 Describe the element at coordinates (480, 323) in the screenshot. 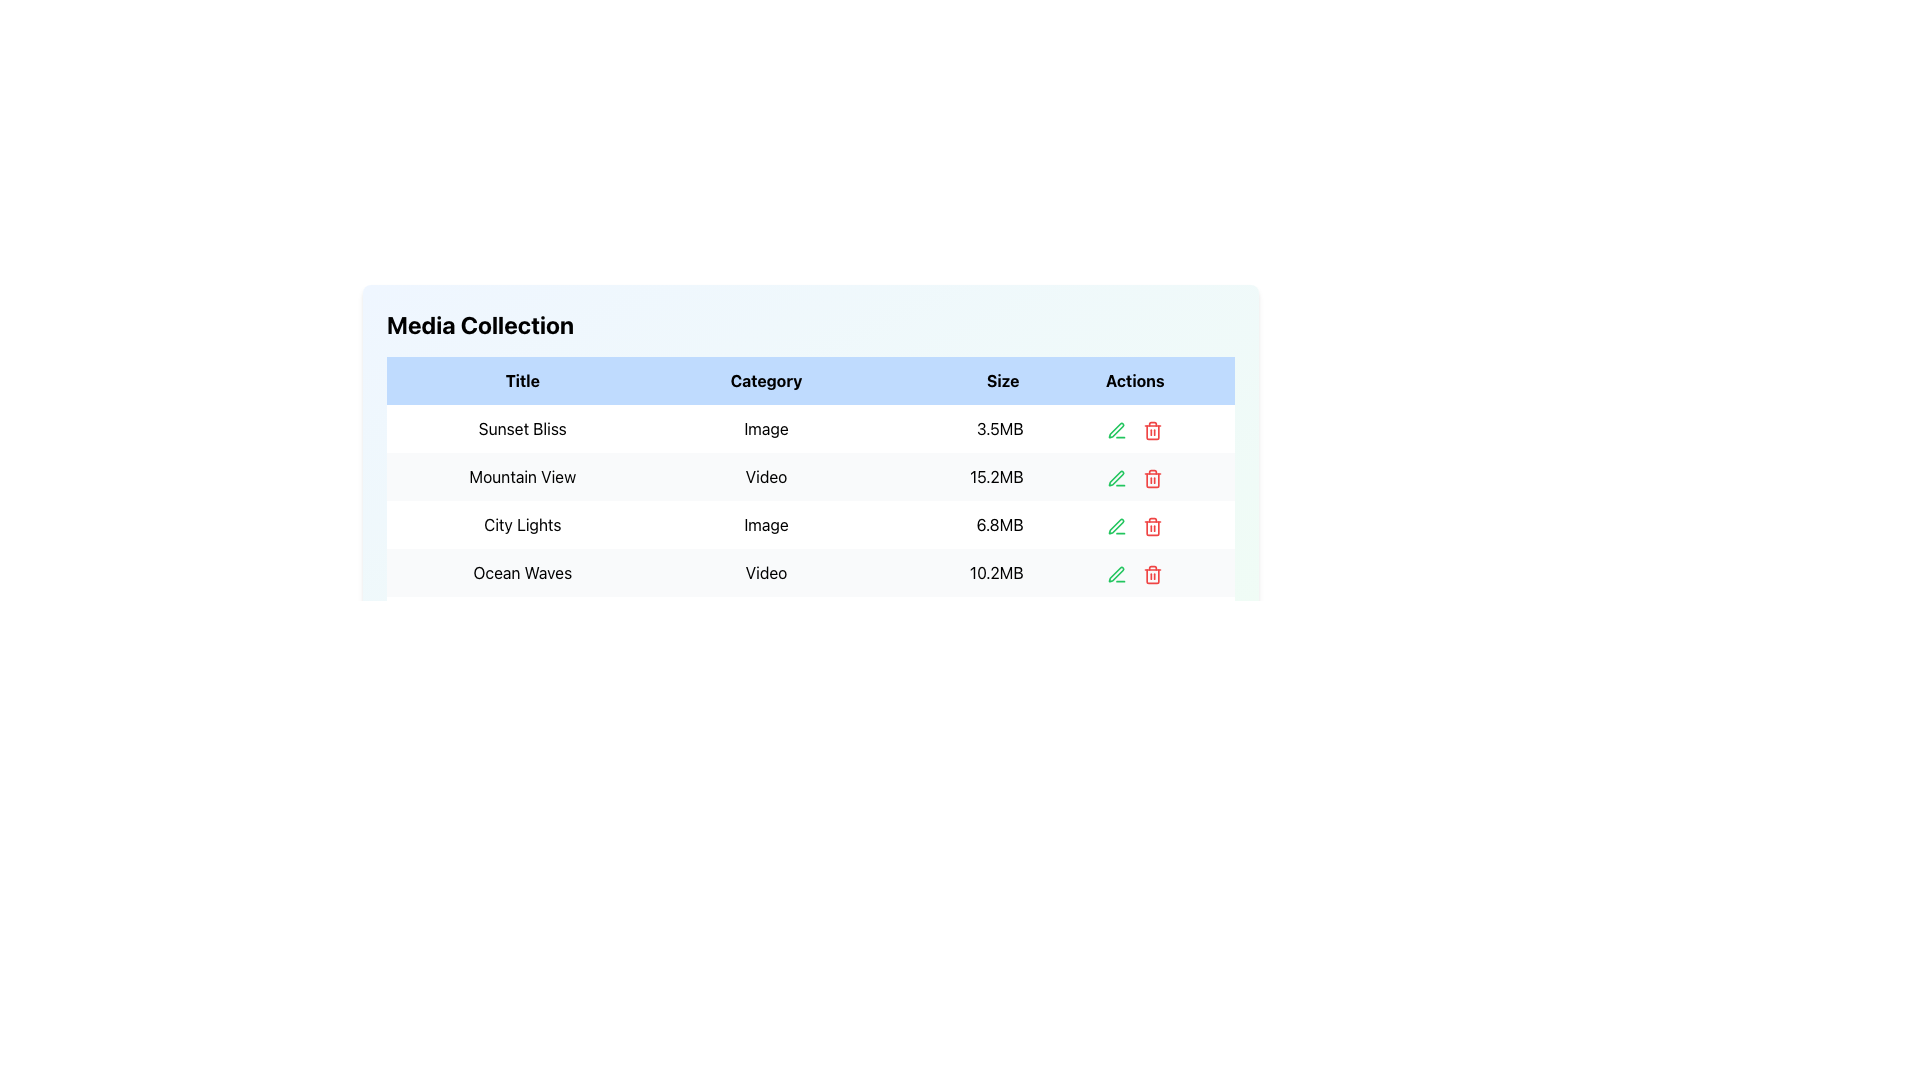

I see `the text label that serves as the title for the media collection section, positioned above the adjacent table` at that location.